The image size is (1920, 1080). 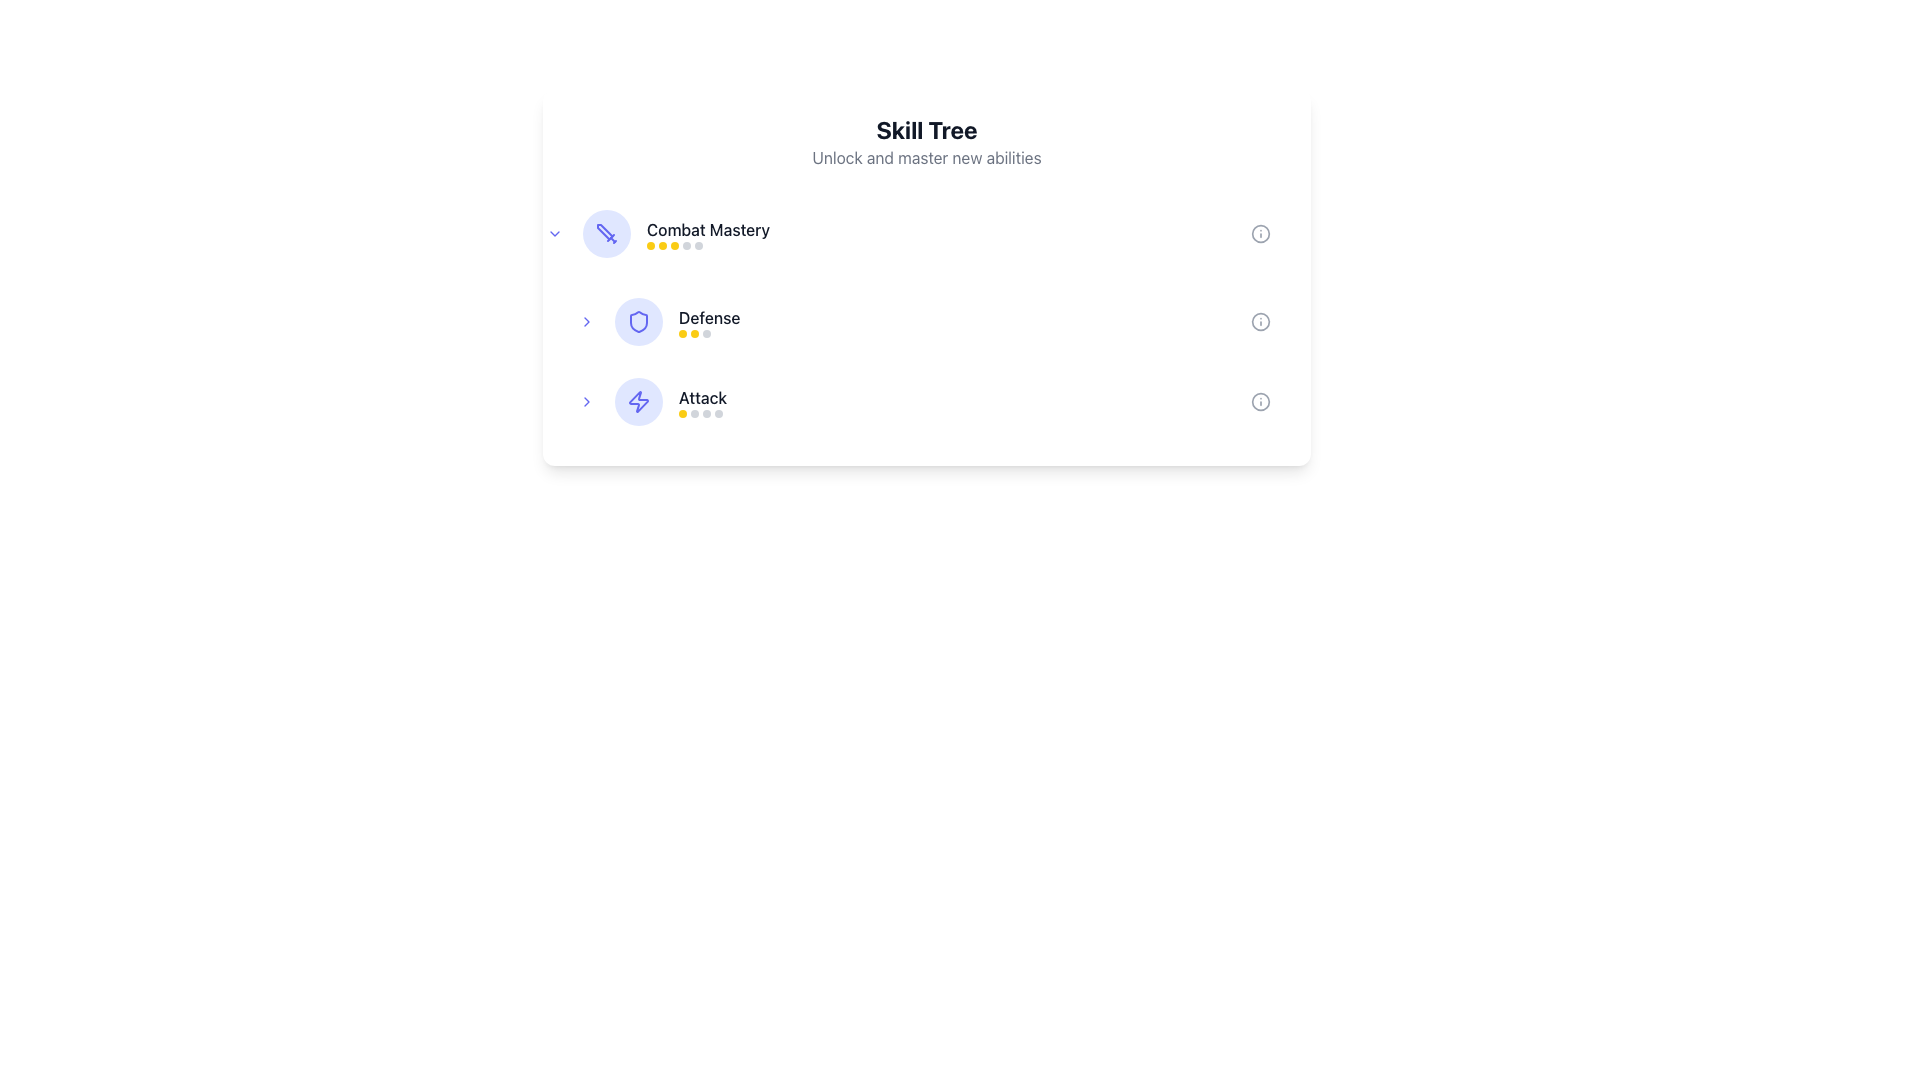 I want to click on the indigo shield icon adjacent to the 'Defense' label, so click(x=637, y=320).